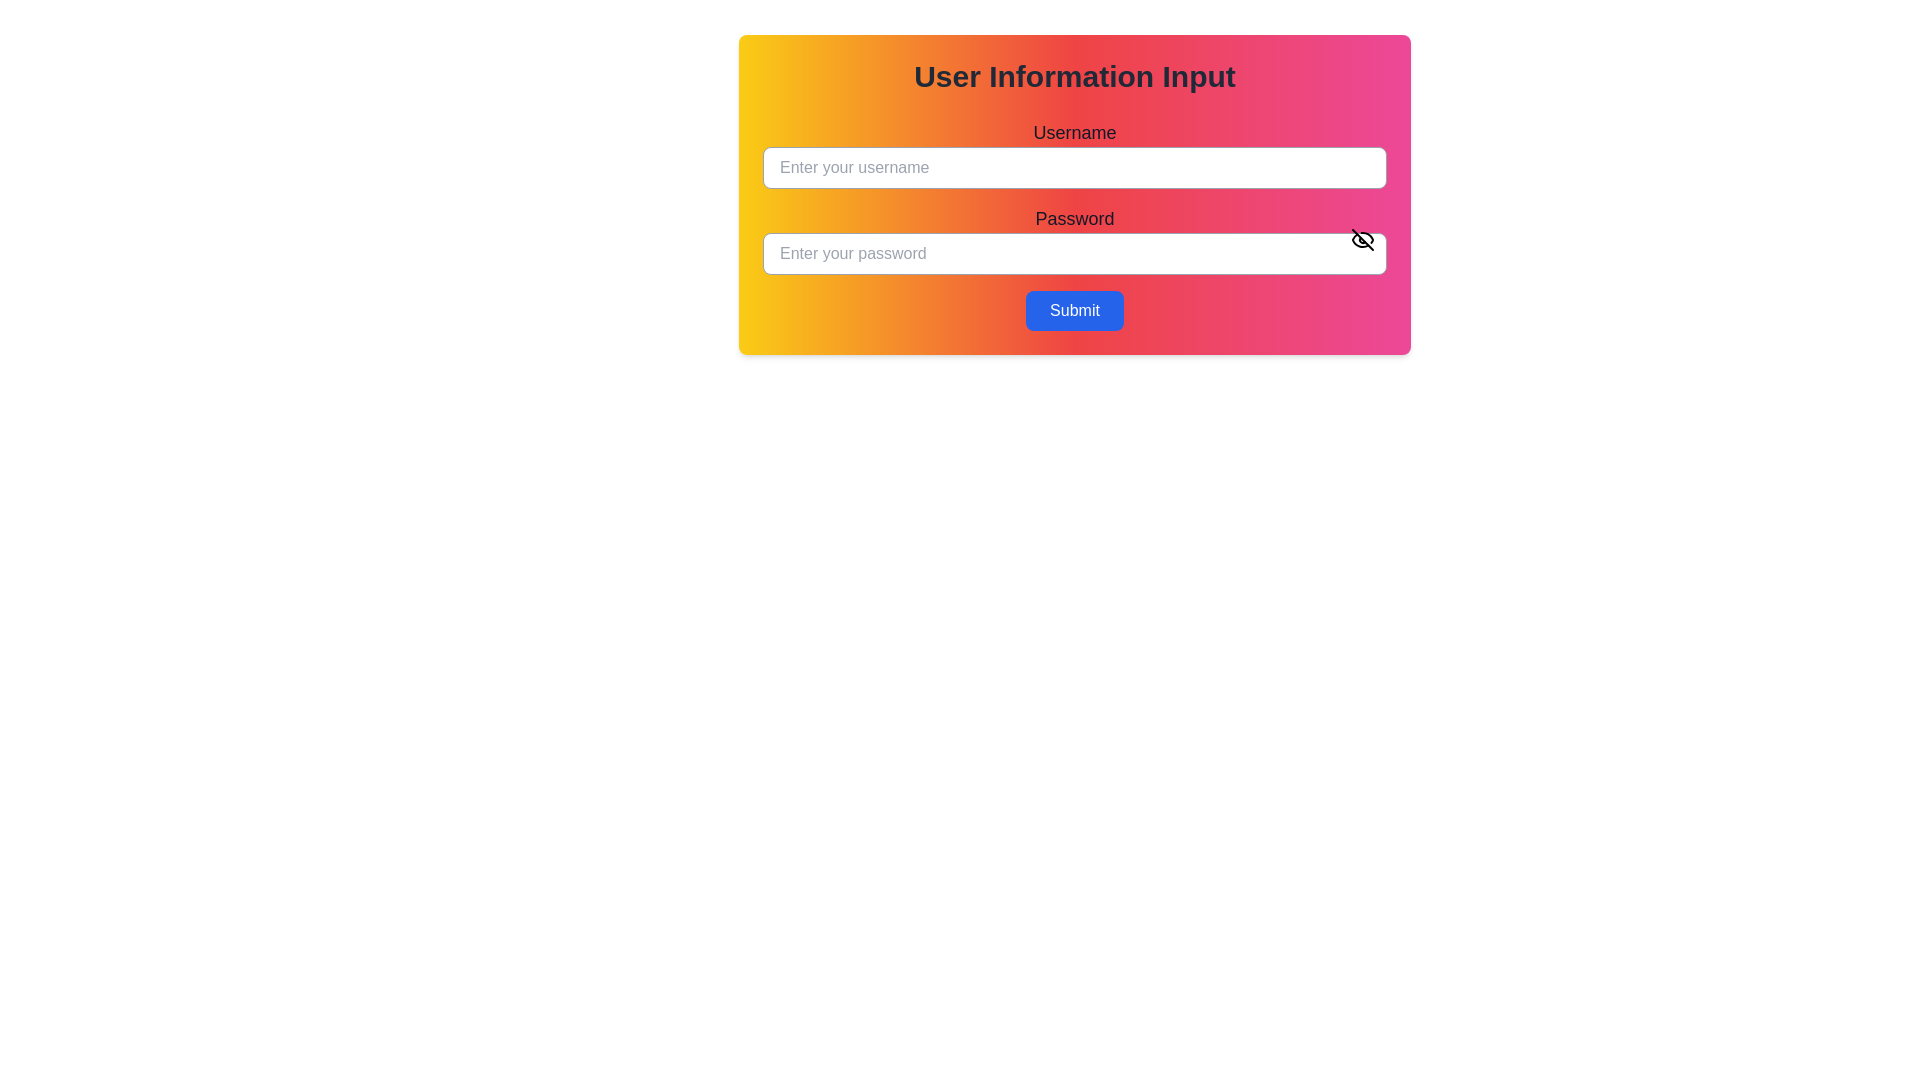 Image resolution: width=1920 pixels, height=1080 pixels. What do you see at coordinates (1074, 311) in the screenshot?
I see `the blue rectangular 'Submit' button with white text, which is prominently displayed below the password input field in the center of the form` at bounding box center [1074, 311].